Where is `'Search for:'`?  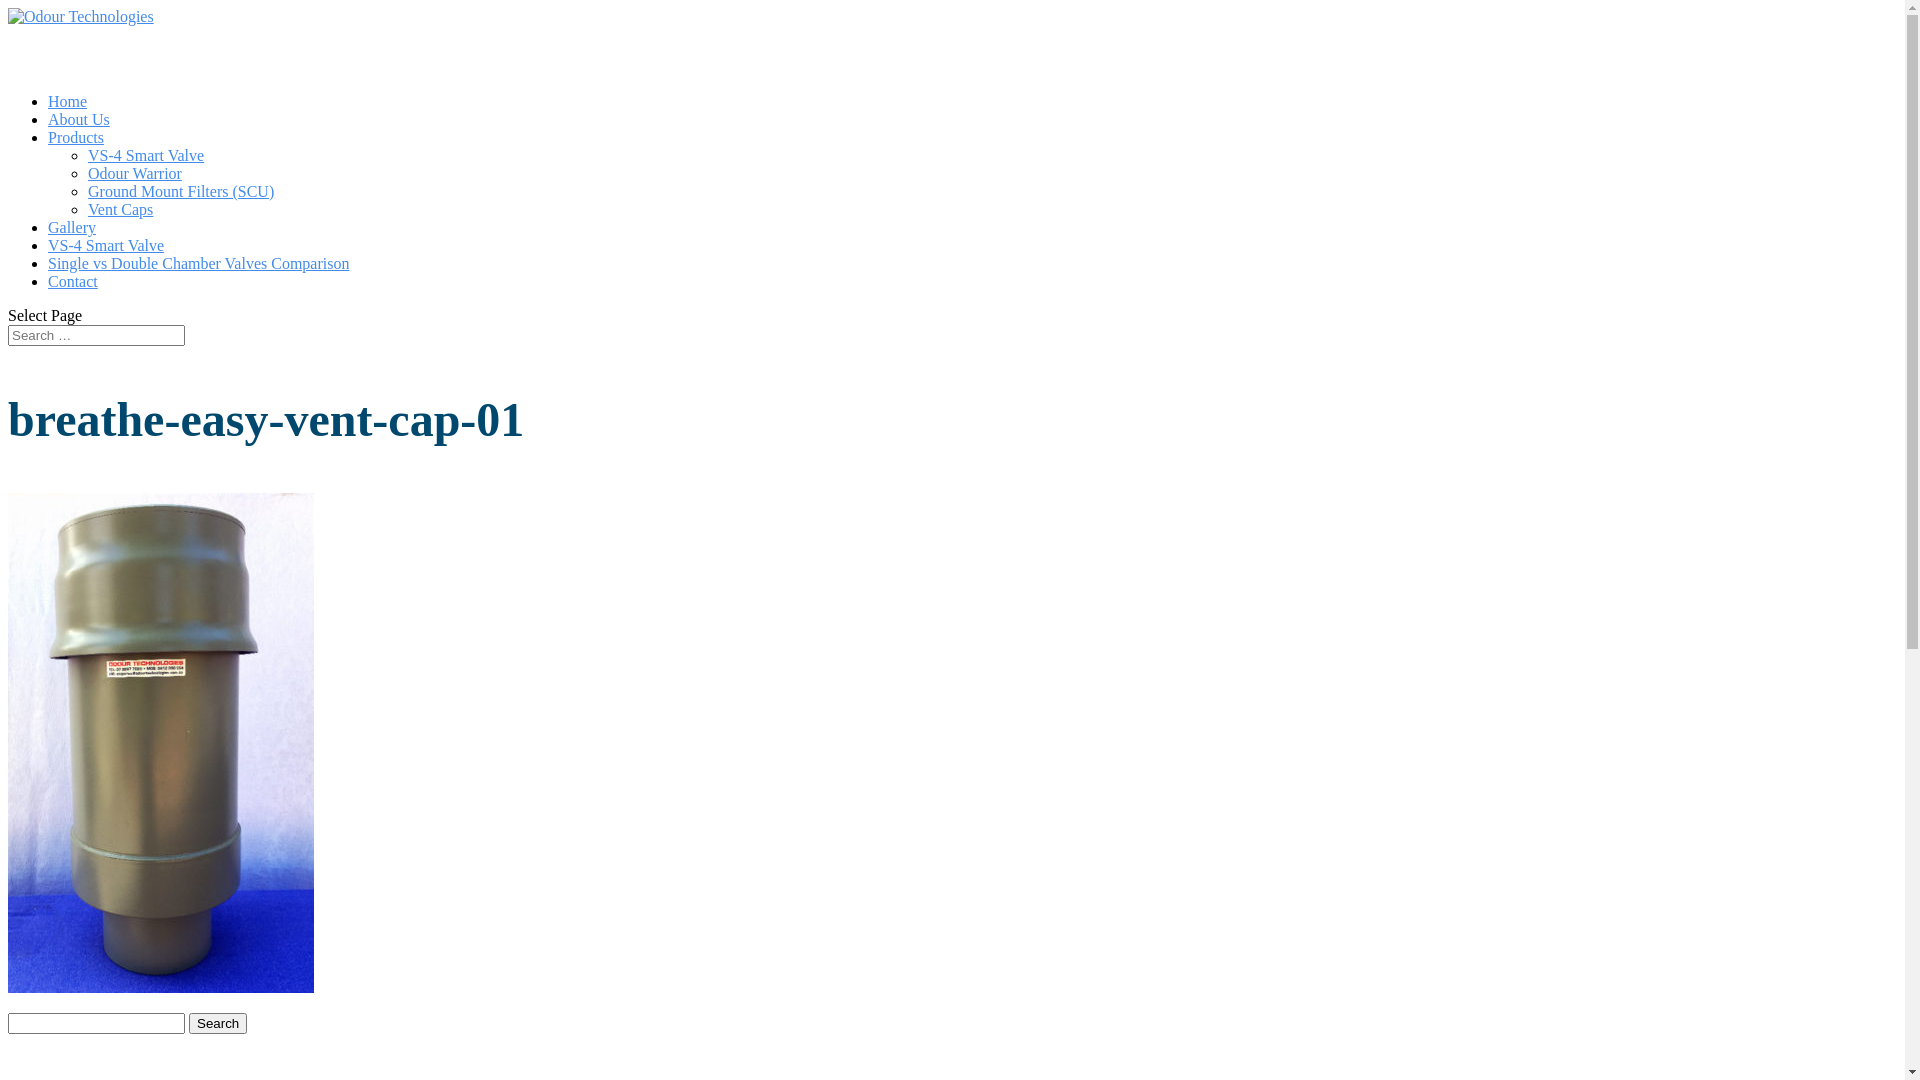
'Search for:' is located at coordinates (95, 334).